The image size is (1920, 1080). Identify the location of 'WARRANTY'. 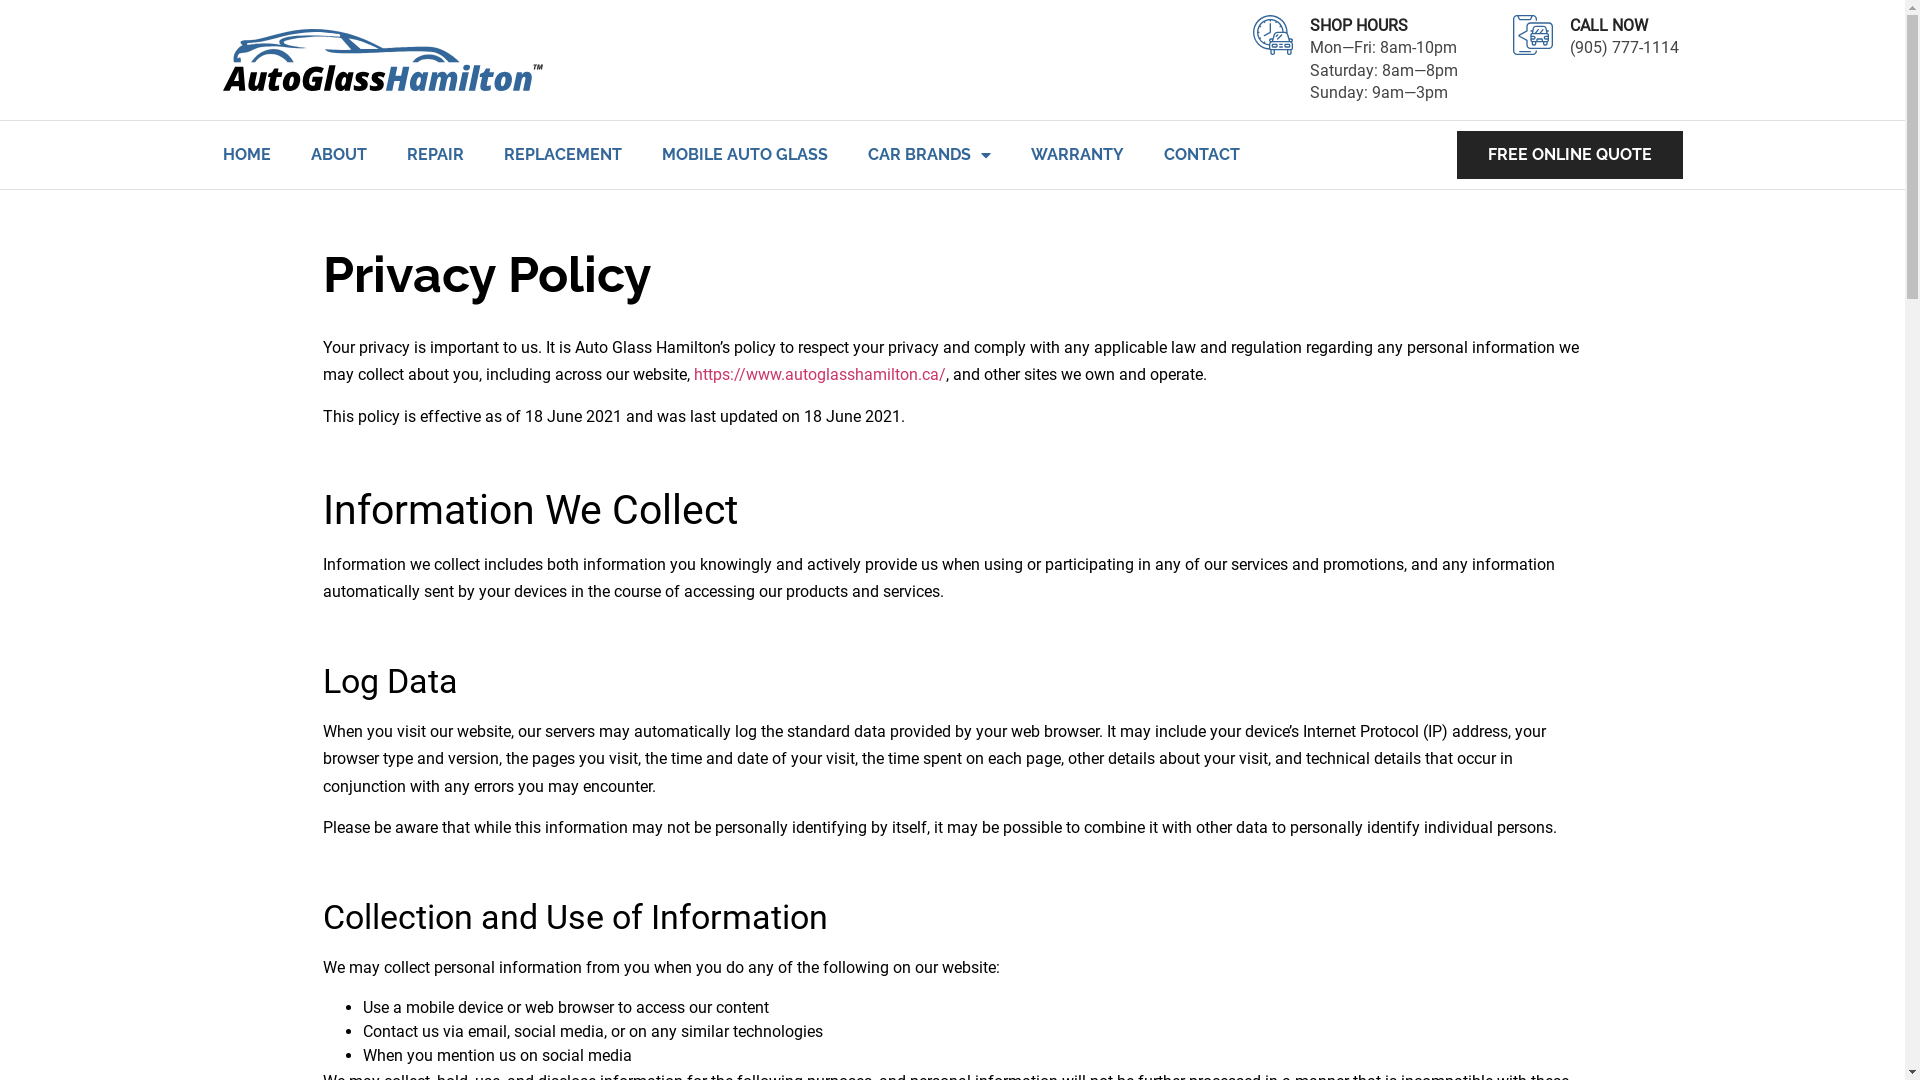
(1075, 153).